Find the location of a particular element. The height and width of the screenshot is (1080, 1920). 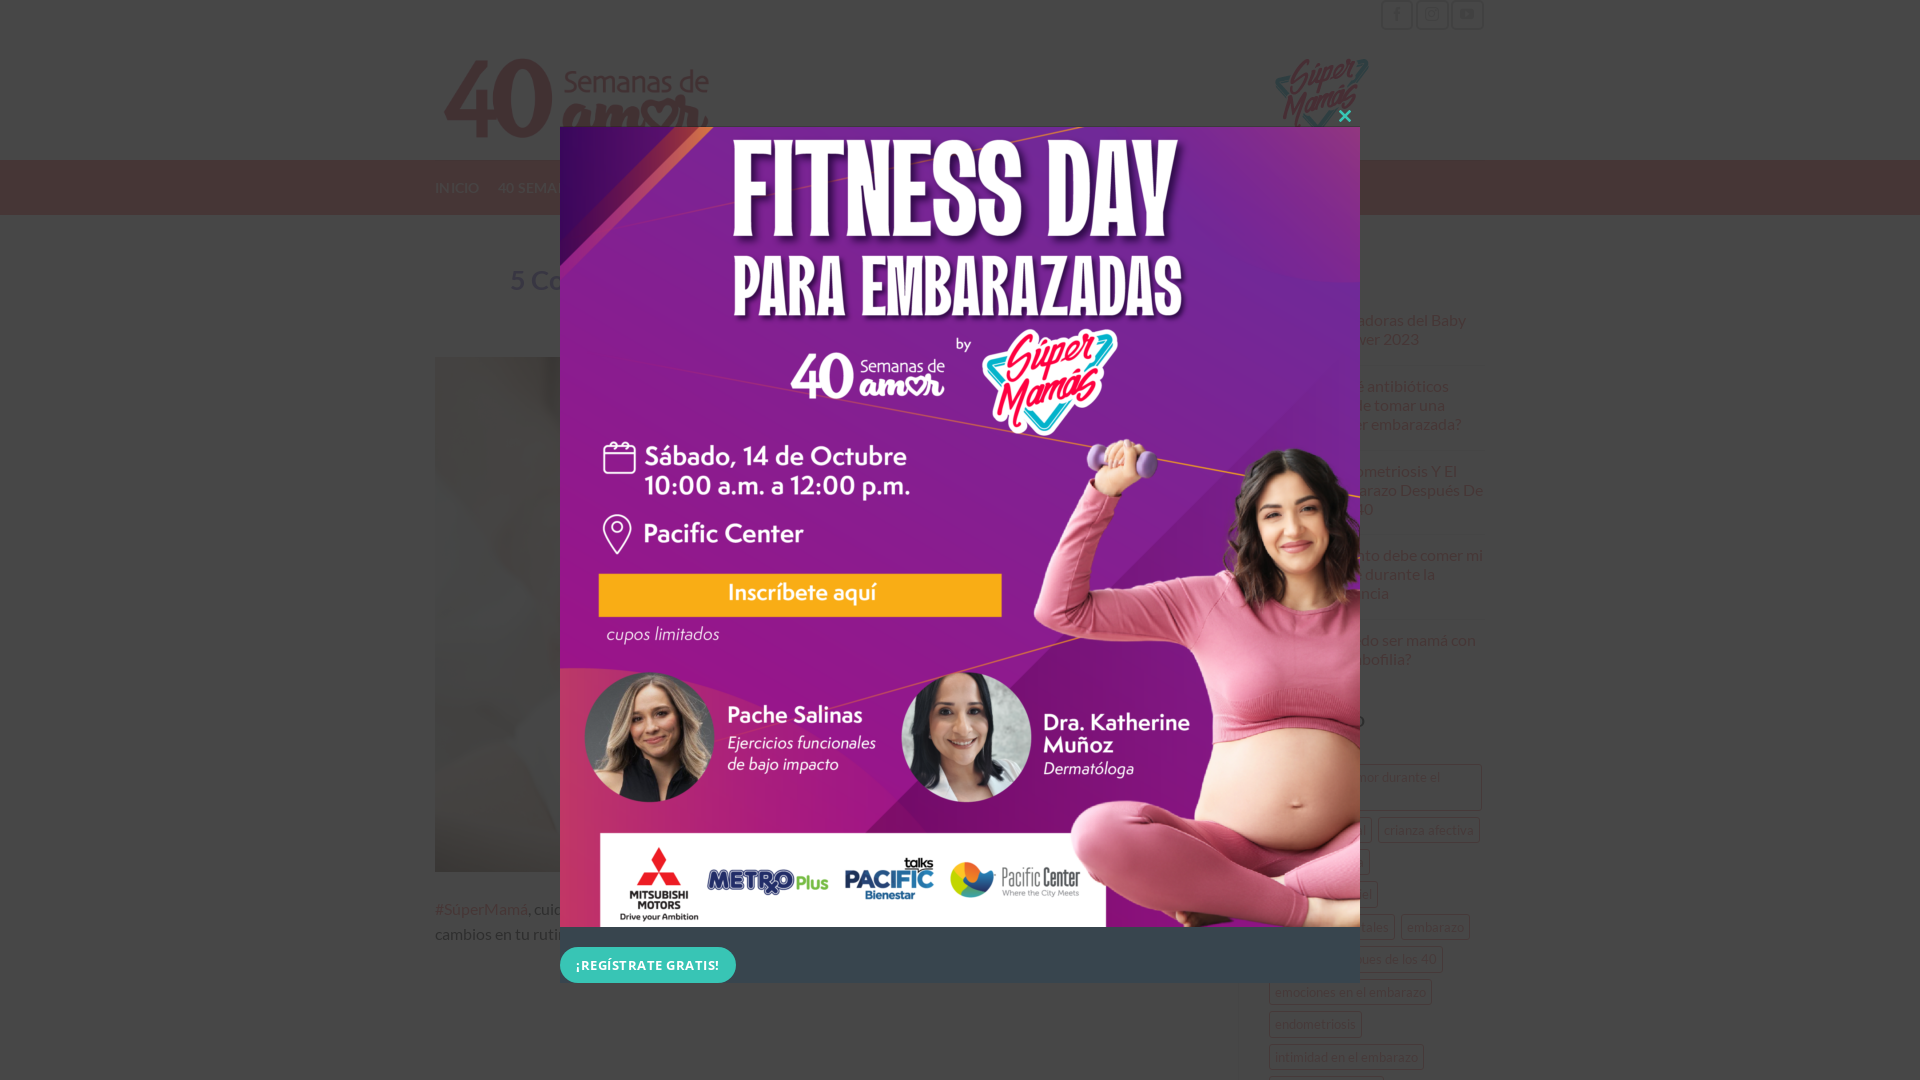

'embarazo despues de los 40' is located at coordinates (1354, 958).